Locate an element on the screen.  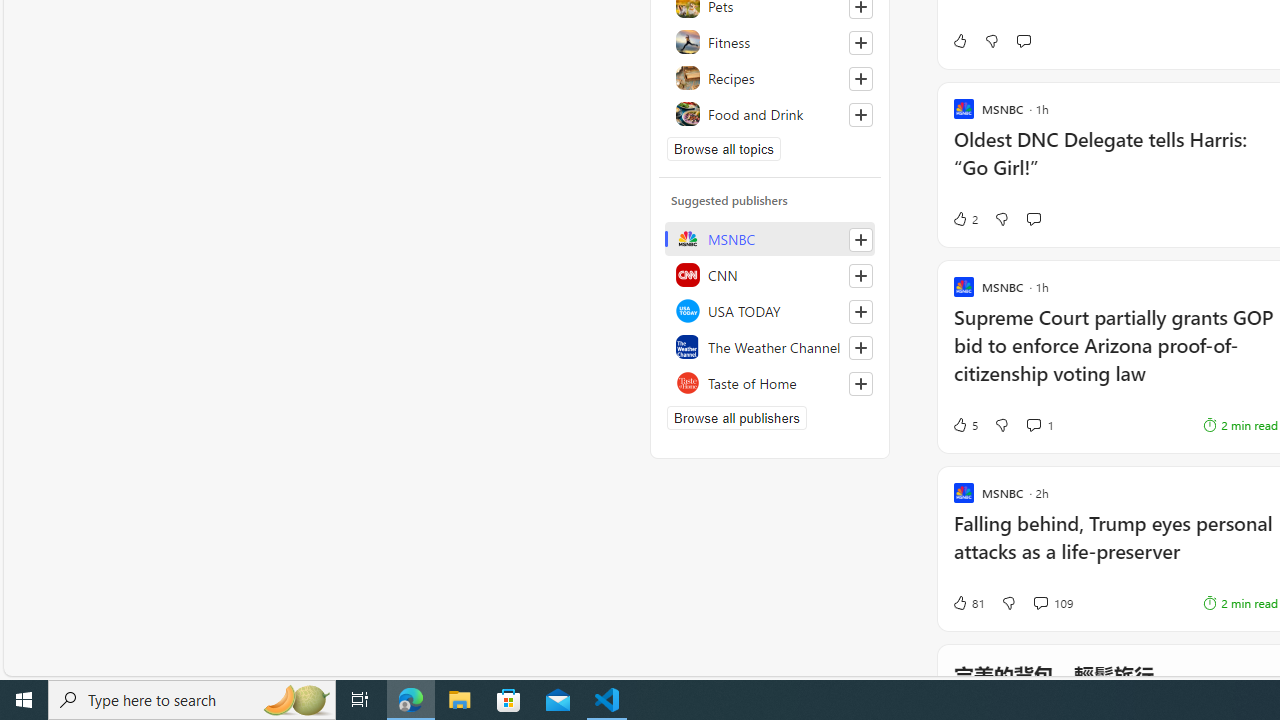
'CNN' is located at coordinates (769, 275).